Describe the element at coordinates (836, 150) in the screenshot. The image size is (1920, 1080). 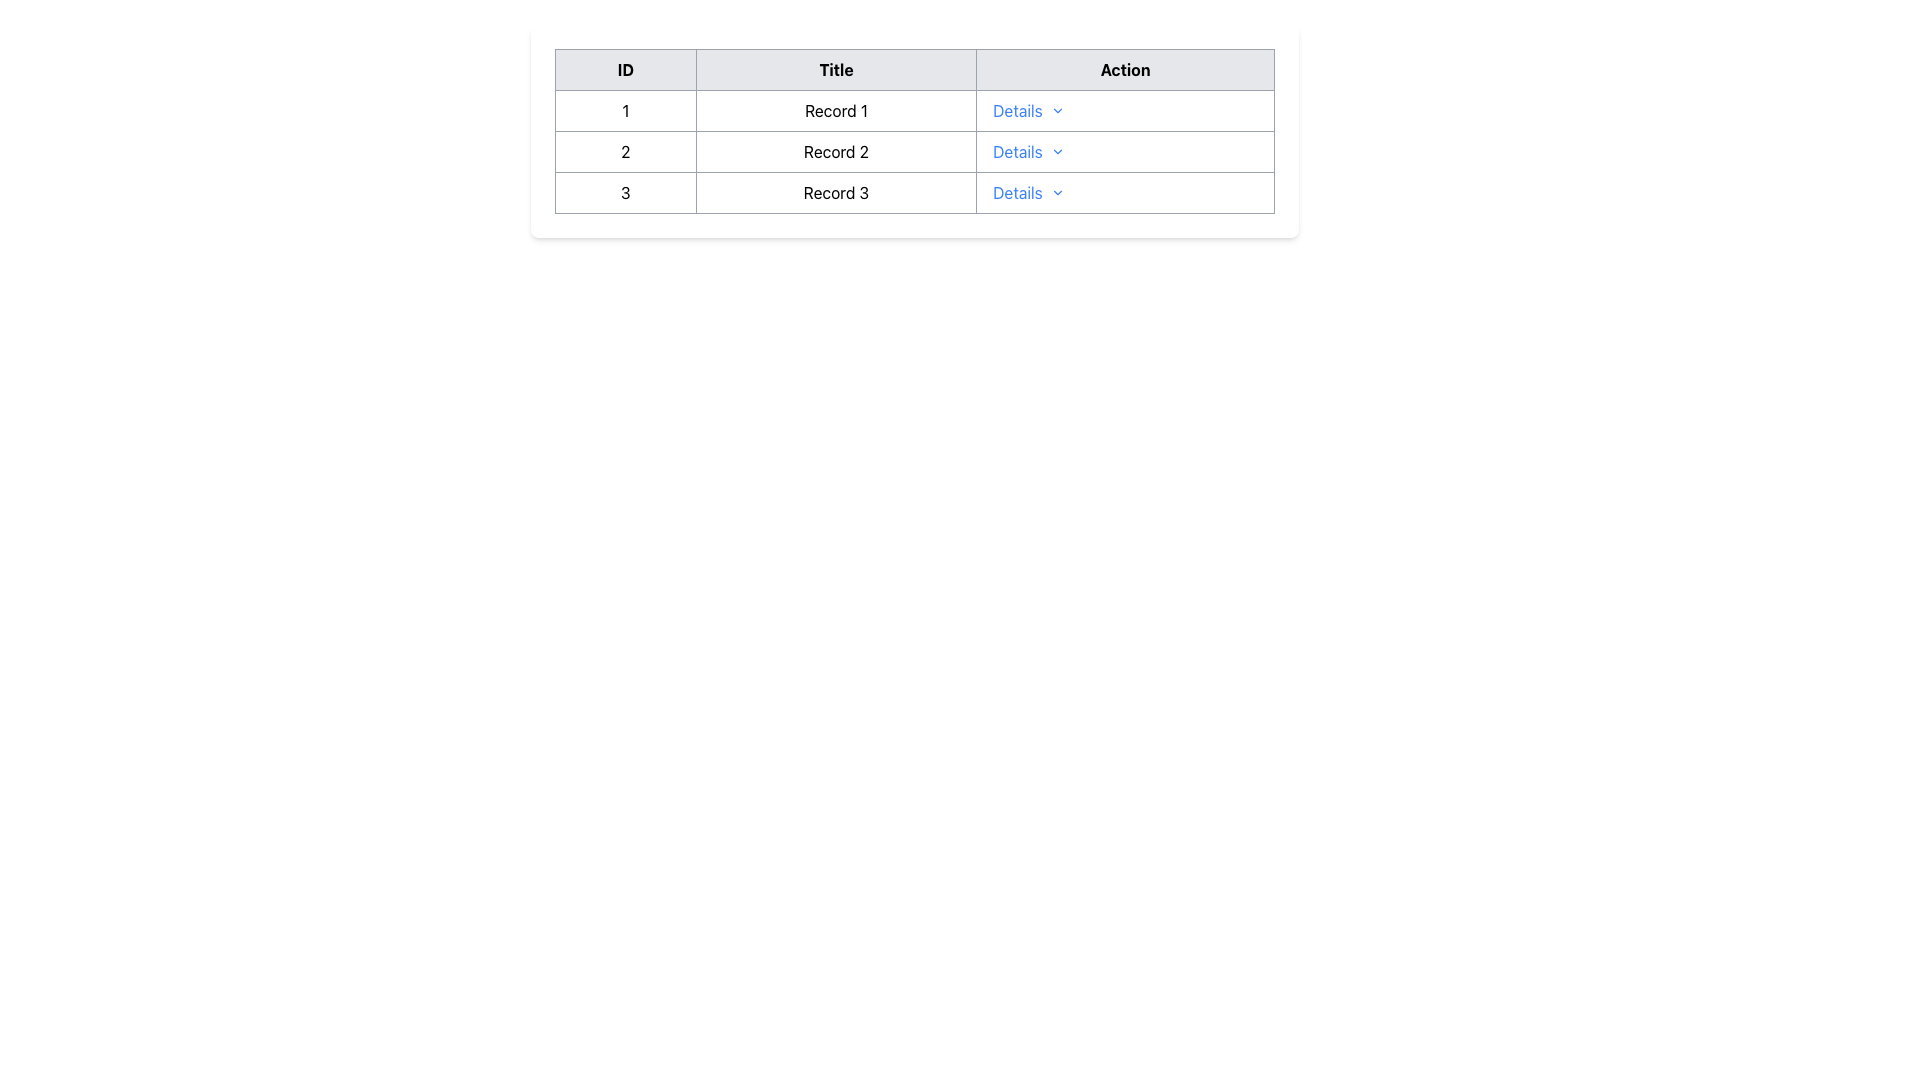
I see `the text label representing the title or name of the record in the second column of the second row in the table layout` at that location.